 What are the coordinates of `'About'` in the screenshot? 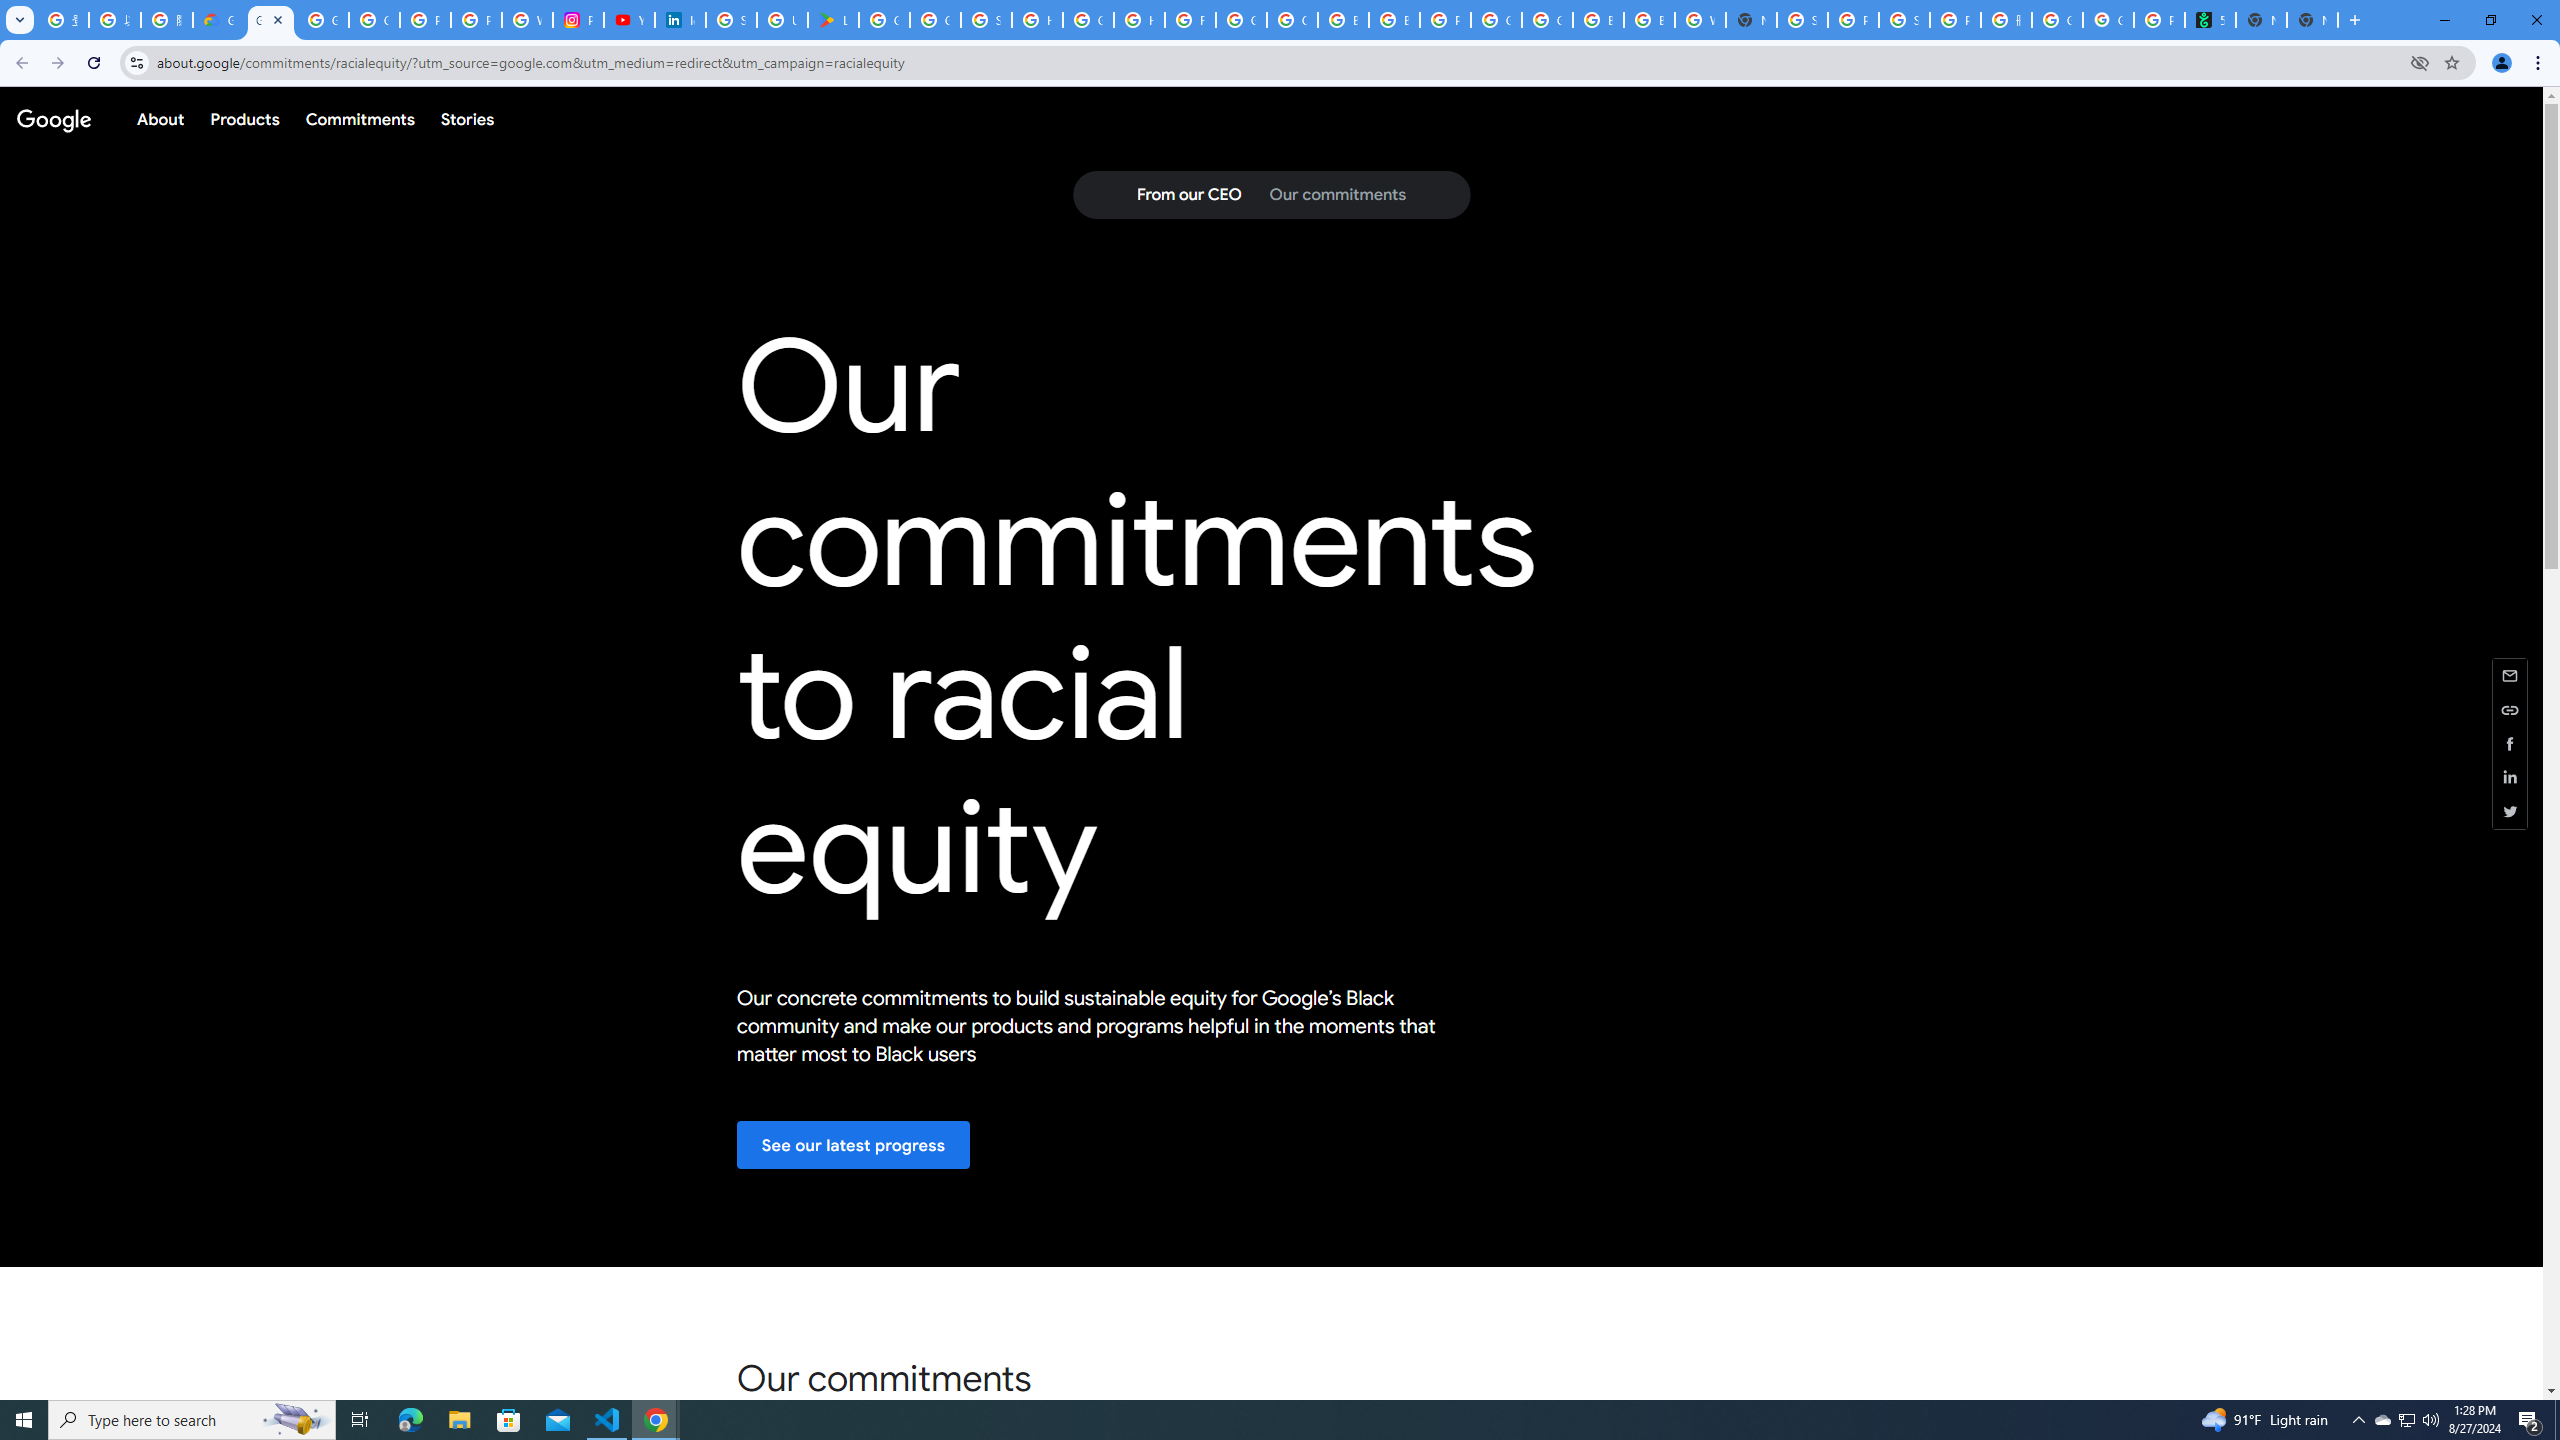 It's located at (159, 118).